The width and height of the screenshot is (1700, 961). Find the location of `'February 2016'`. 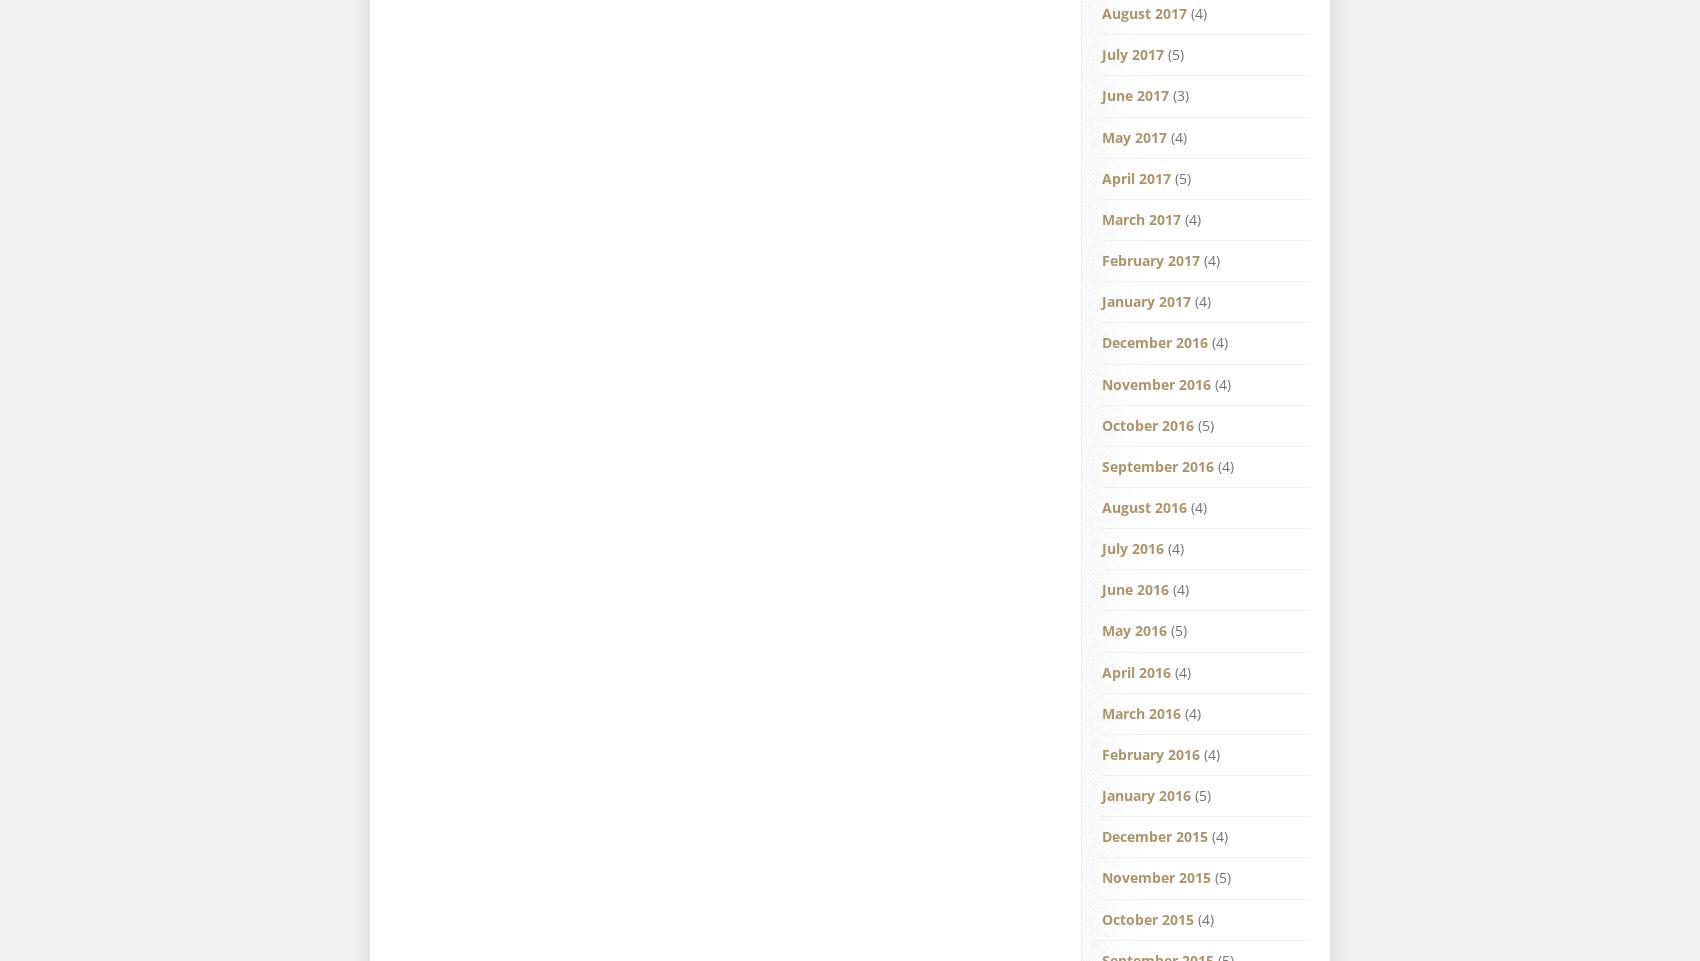

'February 2016' is located at coordinates (1151, 752).